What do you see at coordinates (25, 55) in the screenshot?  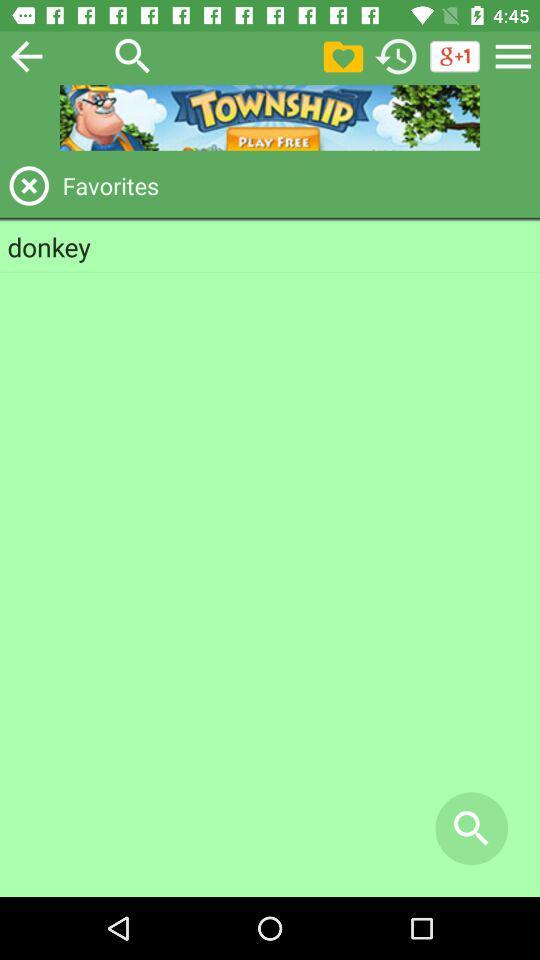 I see `back page` at bounding box center [25, 55].